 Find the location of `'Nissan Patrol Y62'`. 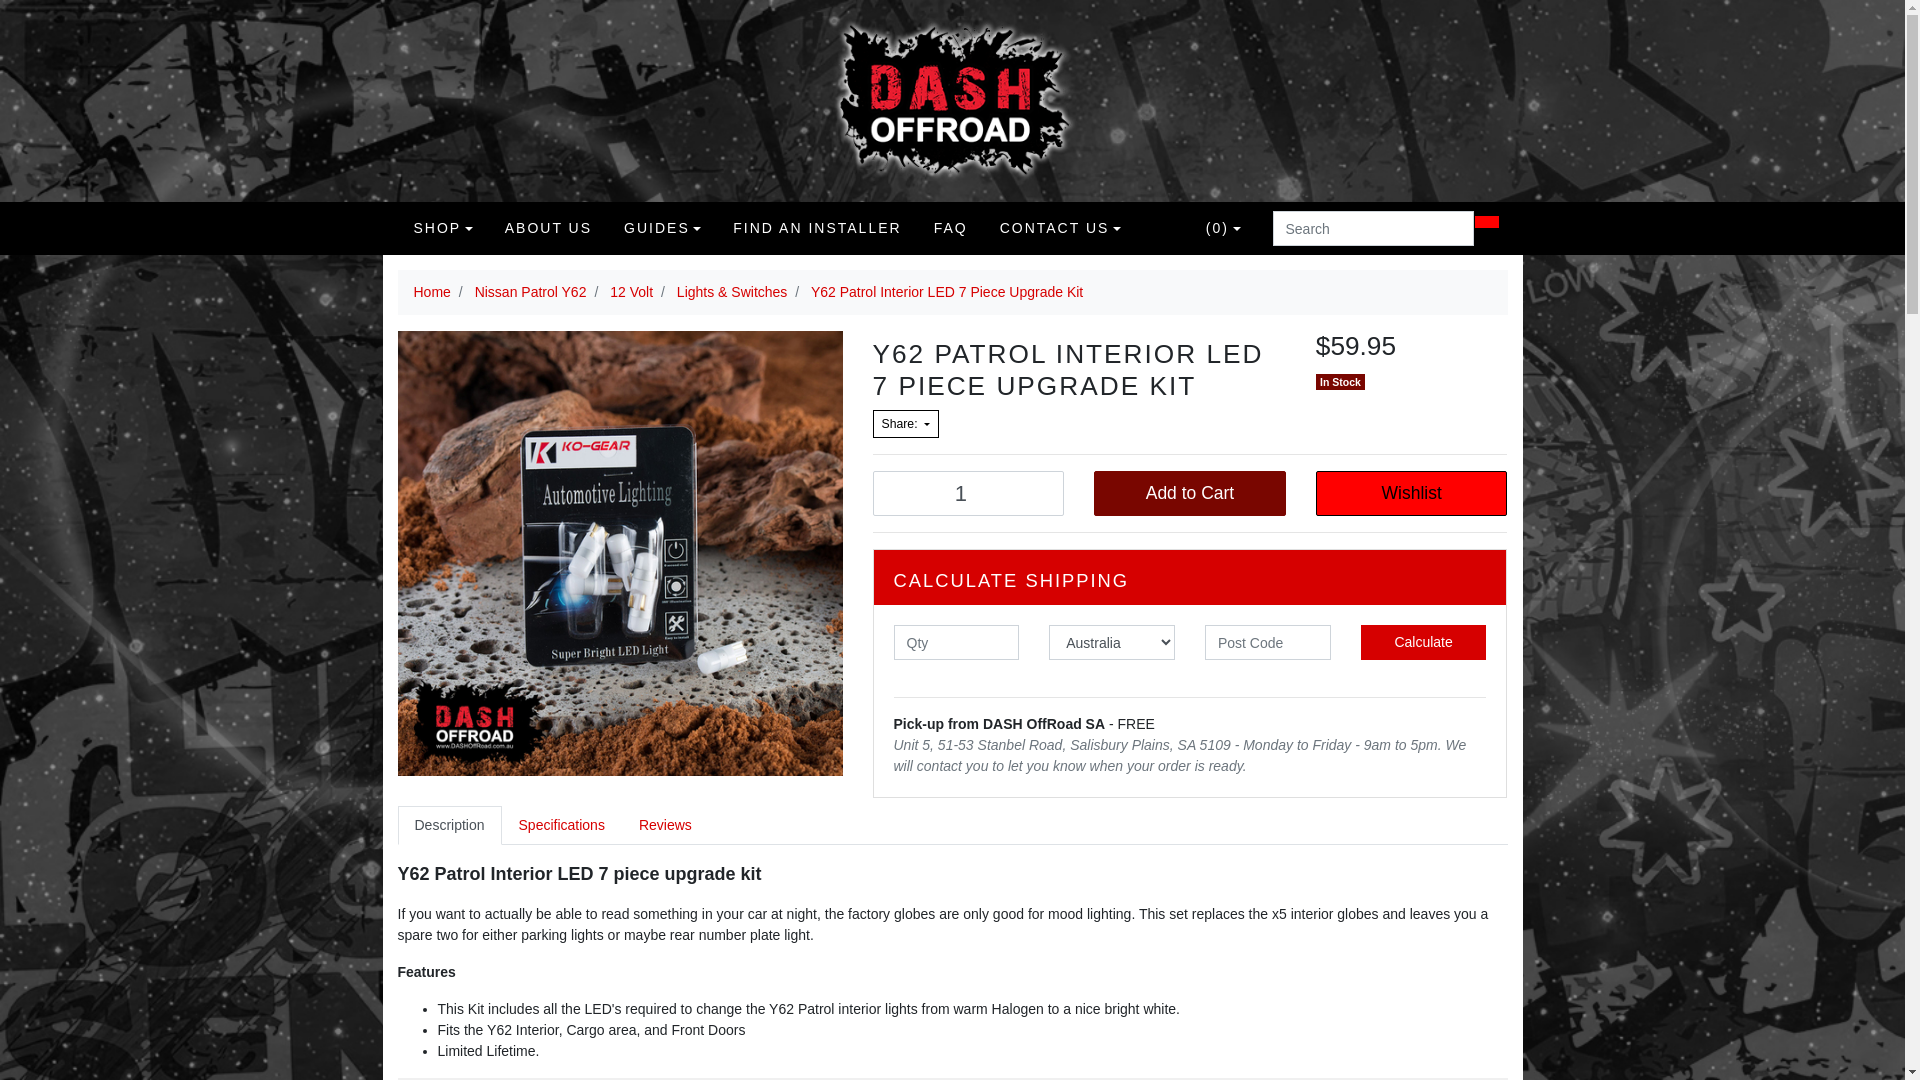

'Nissan Patrol Y62' is located at coordinates (531, 292).